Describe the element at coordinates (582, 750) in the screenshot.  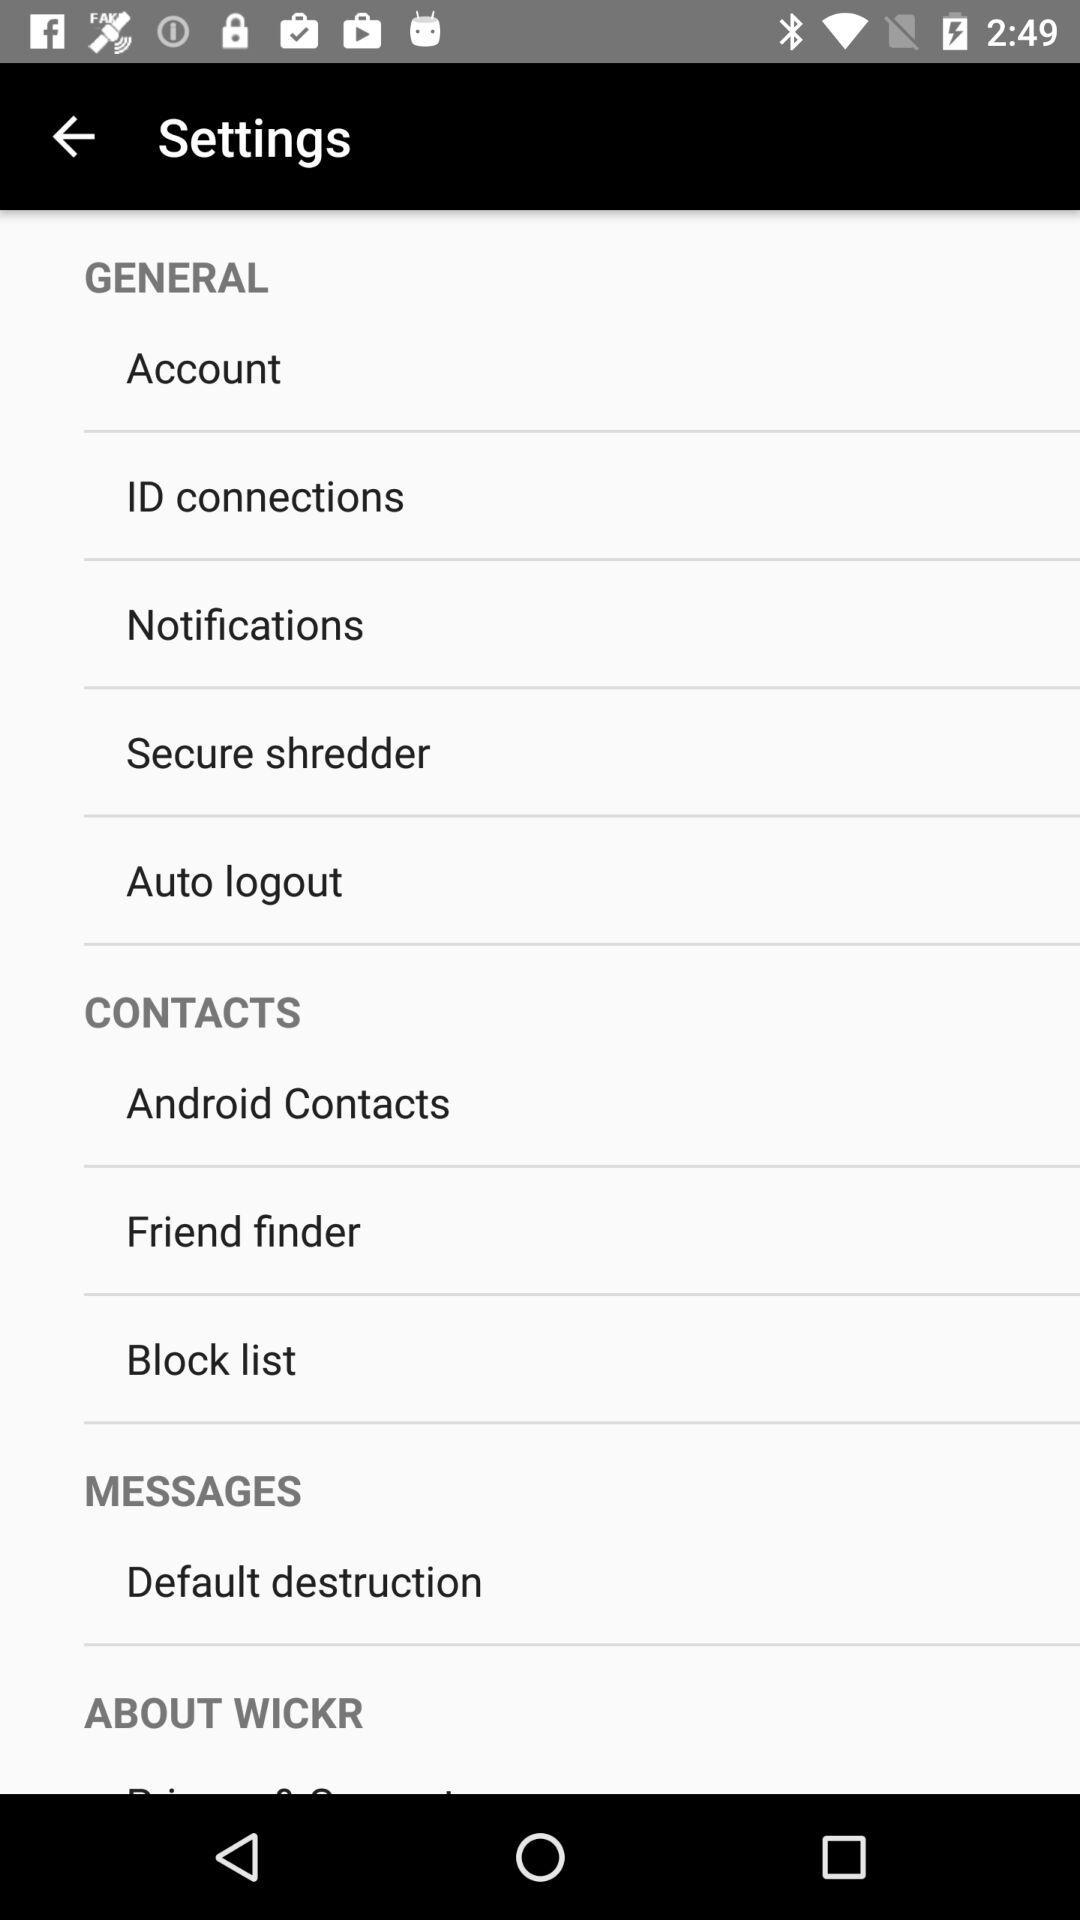
I see `the secure shredder icon` at that location.